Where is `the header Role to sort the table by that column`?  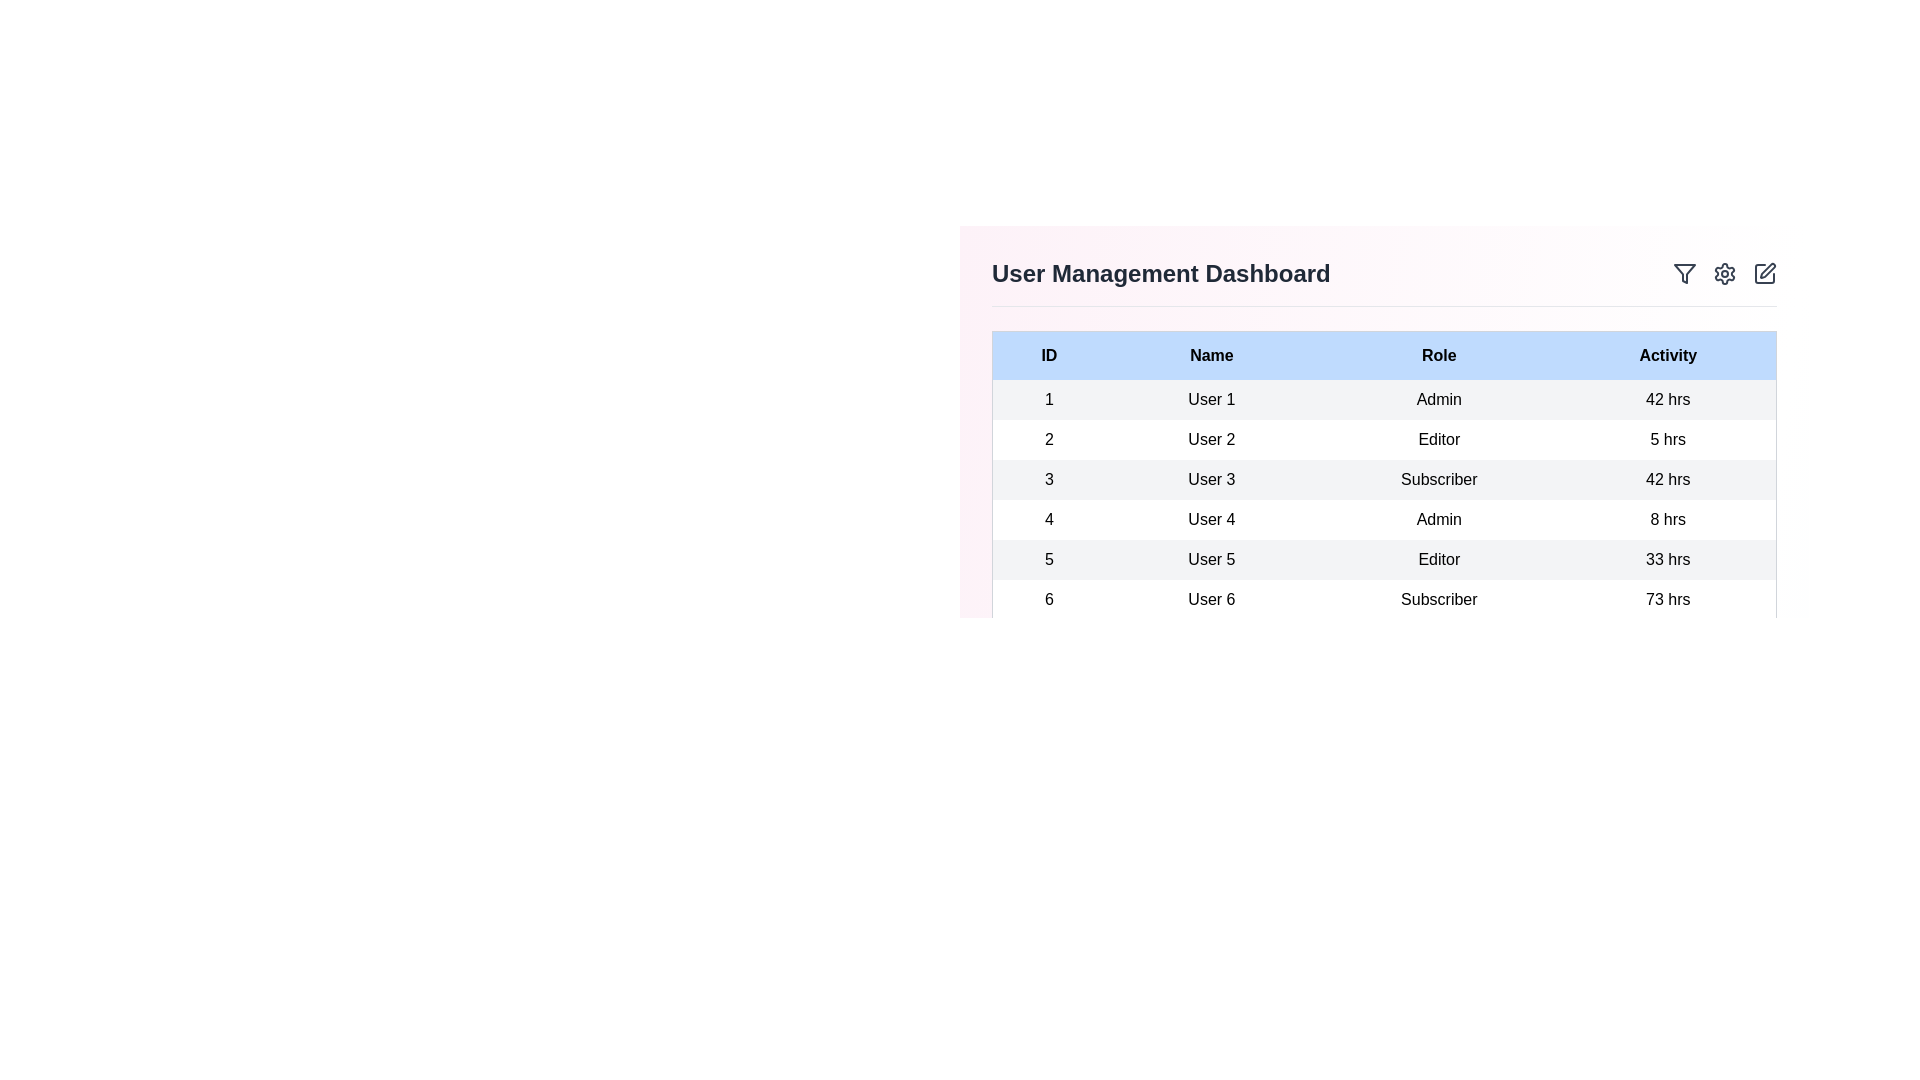
the header Role to sort the table by that column is located at coordinates (1438, 354).